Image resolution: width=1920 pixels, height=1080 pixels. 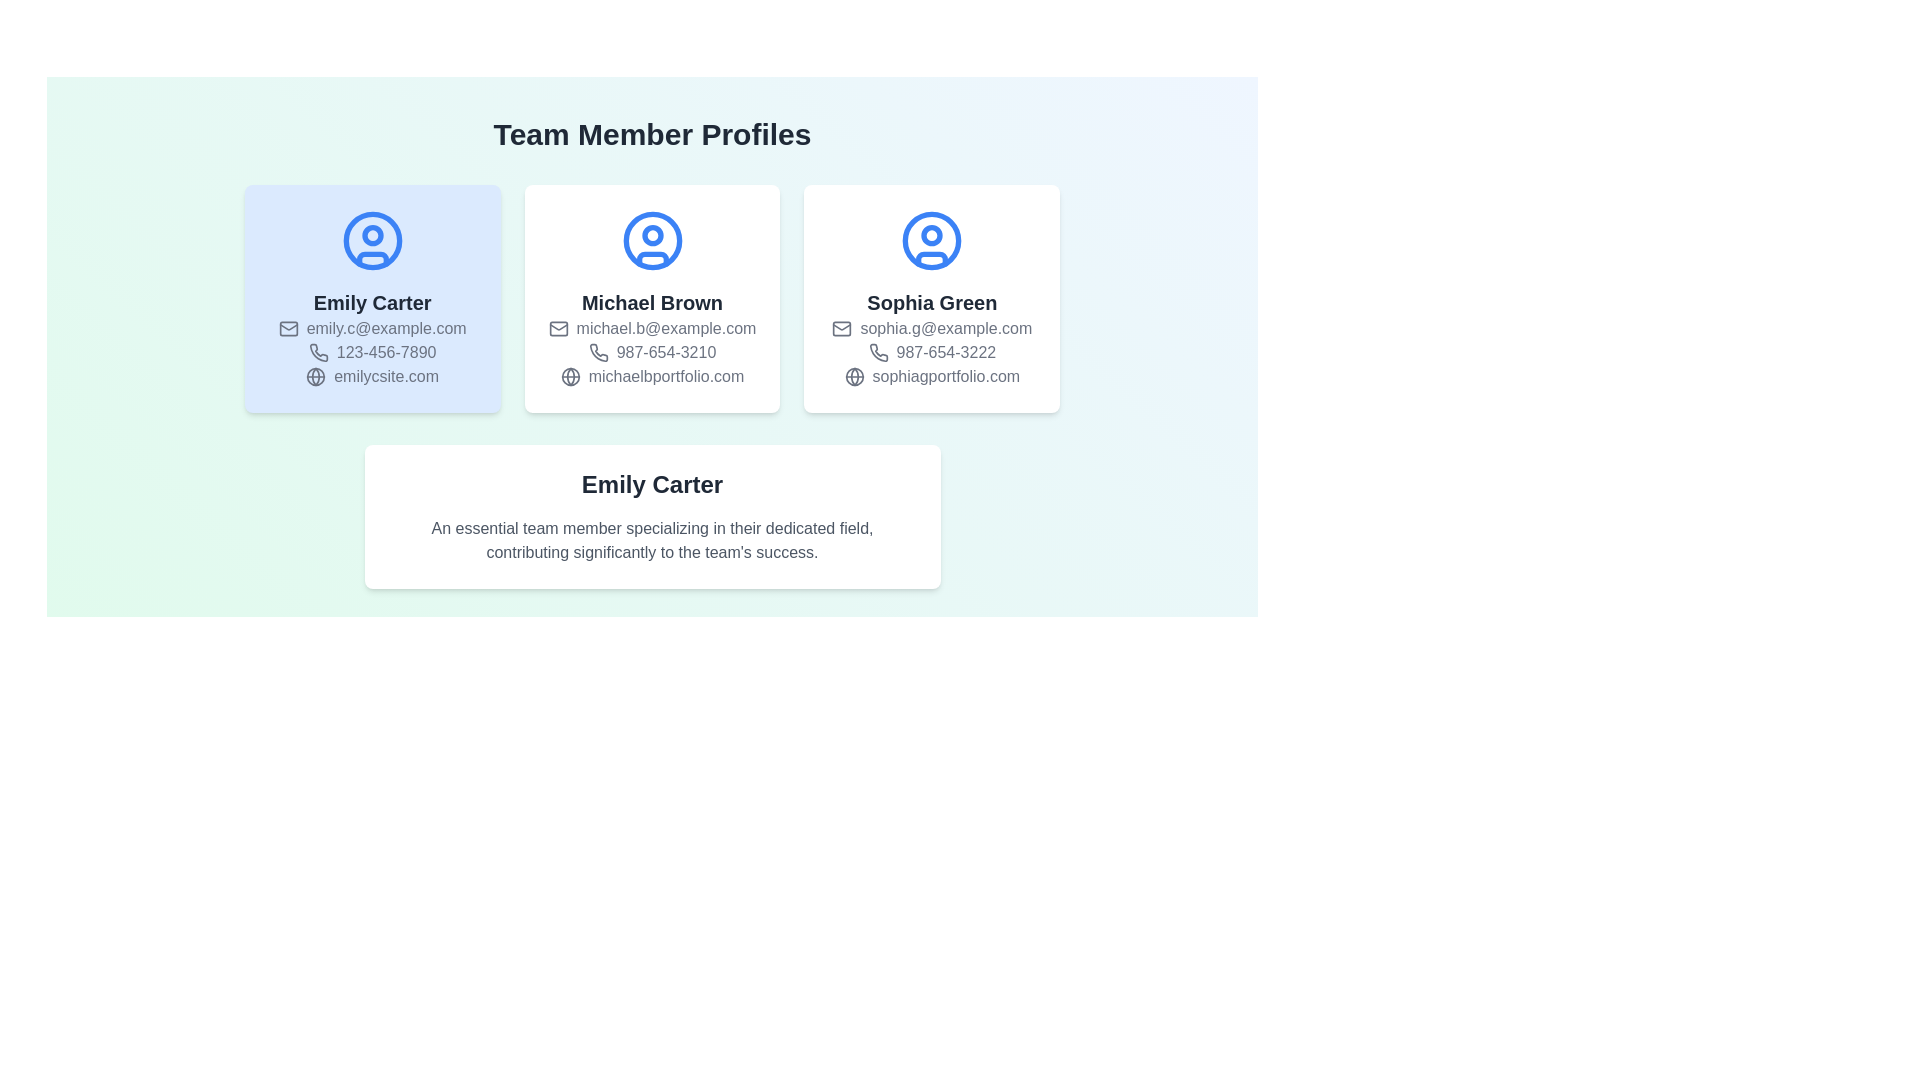 What do you see at coordinates (652, 327) in the screenshot?
I see `the text element displaying the email address 'michael.b@example.com' with the accompanying mail icon, located below 'Michael Brown' and above '987-654-3210'` at bounding box center [652, 327].